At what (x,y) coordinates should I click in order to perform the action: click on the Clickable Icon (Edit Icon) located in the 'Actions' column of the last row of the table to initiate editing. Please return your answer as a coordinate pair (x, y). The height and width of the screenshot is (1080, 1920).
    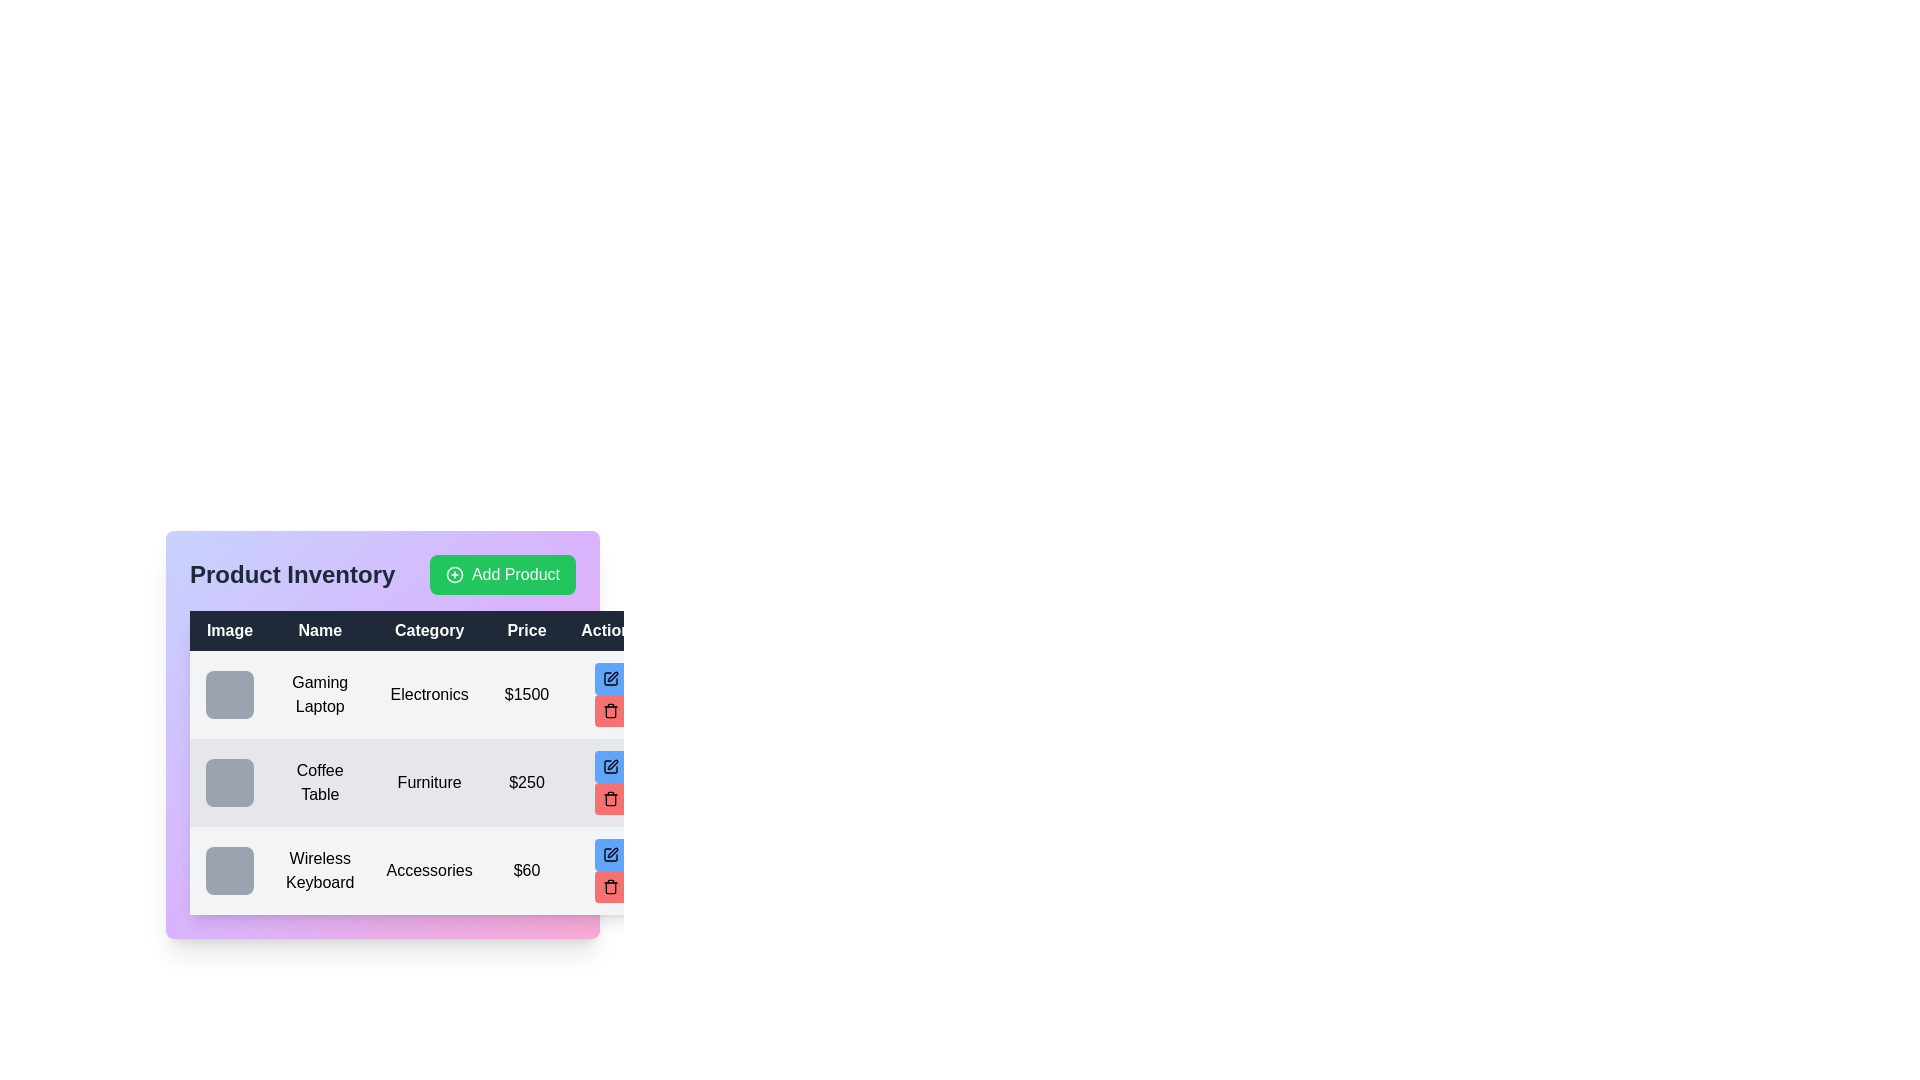
    Looking at the image, I should click on (611, 852).